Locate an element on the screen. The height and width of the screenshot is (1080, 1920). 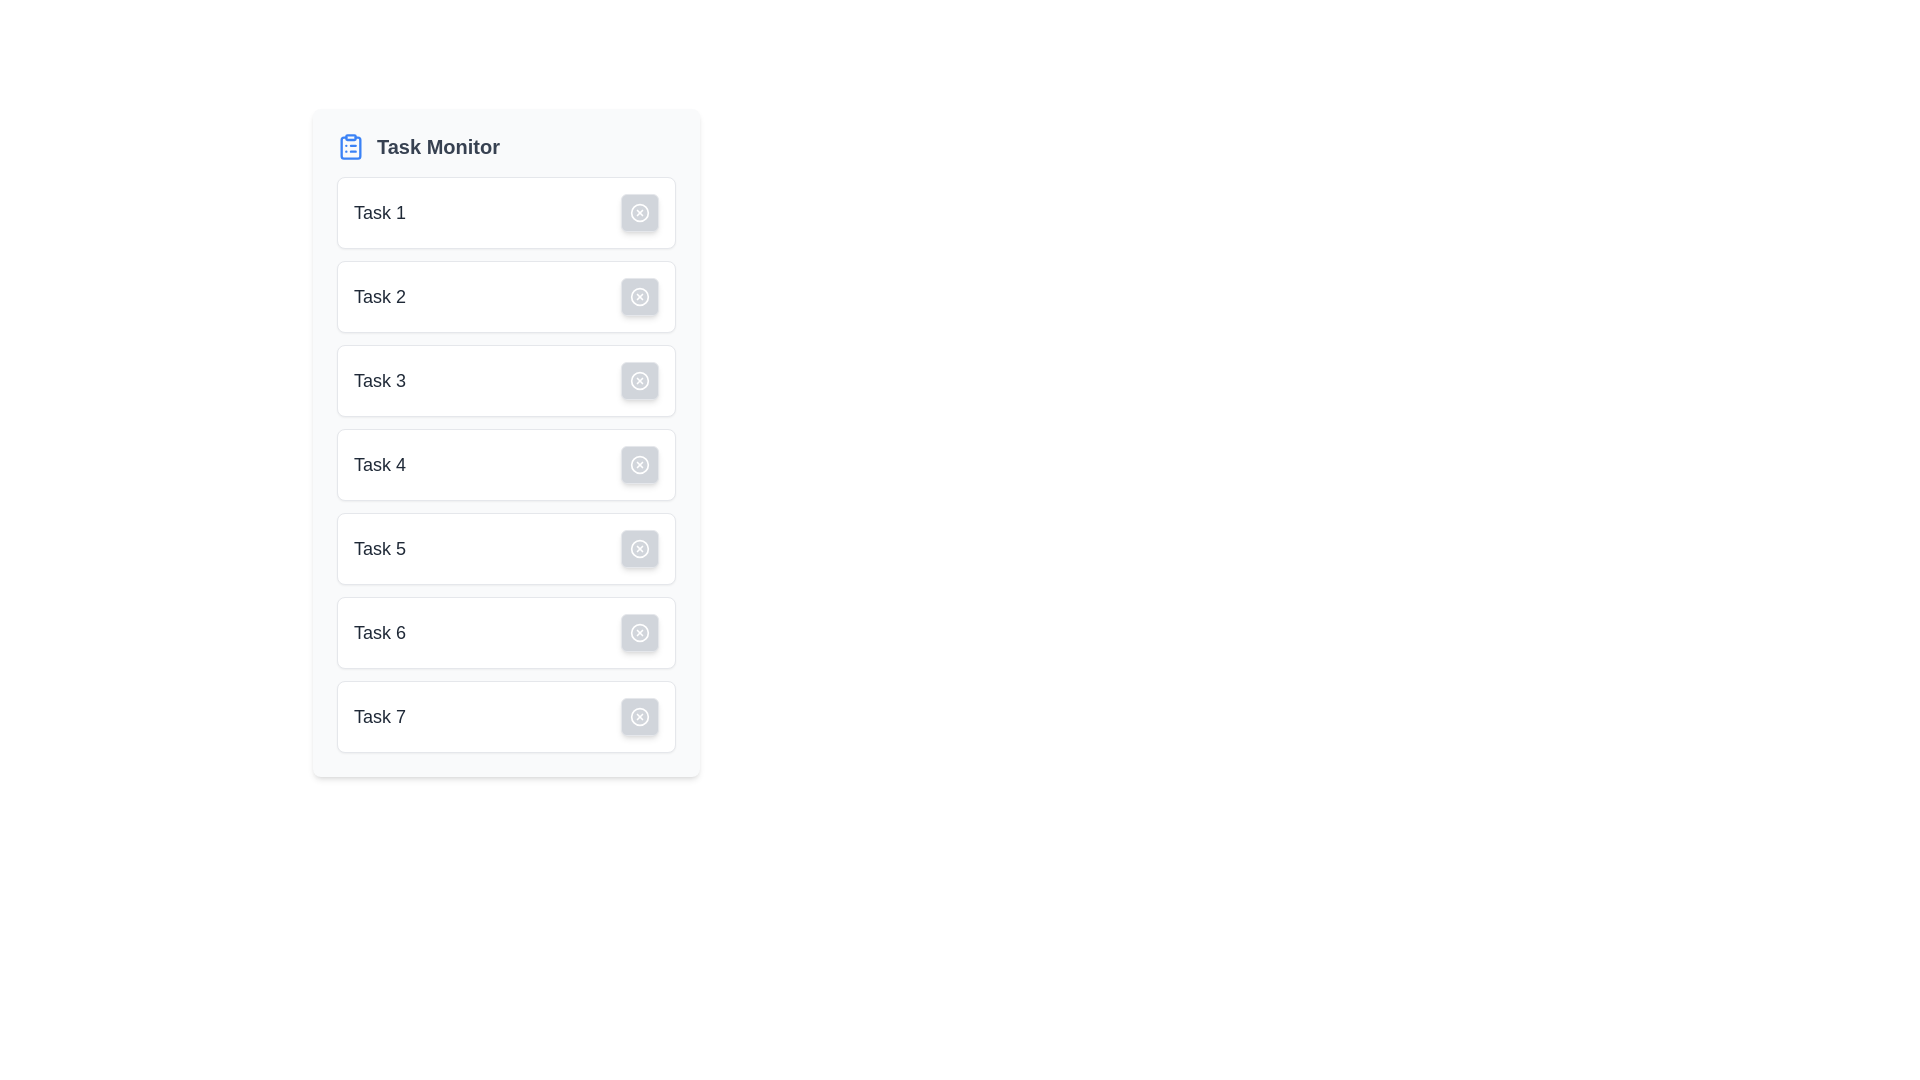
the text label displaying 'Task 1', which is styled in a larger font size and bold to emphasize its content, located in the top-left quadrant of the task info block is located at coordinates (379, 212).